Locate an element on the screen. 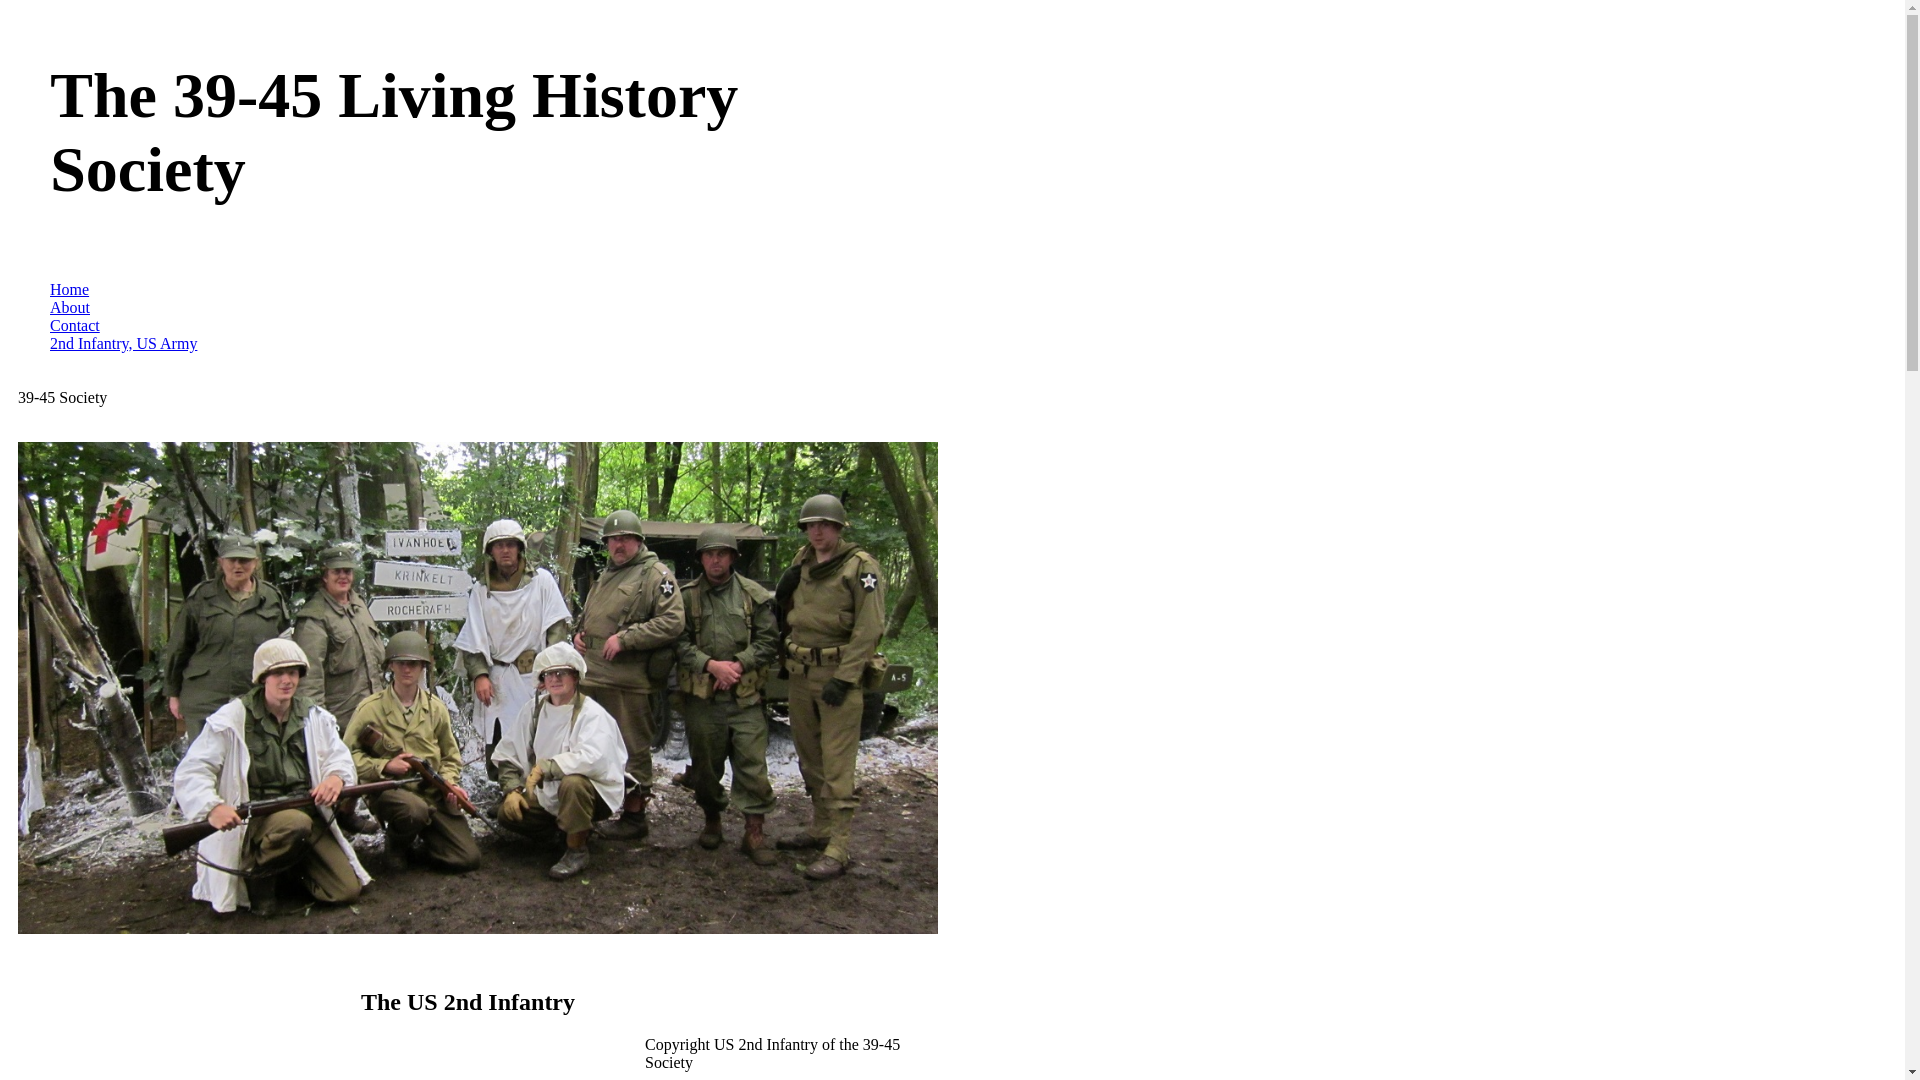 The width and height of the screenshot is (1920, 1080). 'About' is located at coordinates (49, 307).